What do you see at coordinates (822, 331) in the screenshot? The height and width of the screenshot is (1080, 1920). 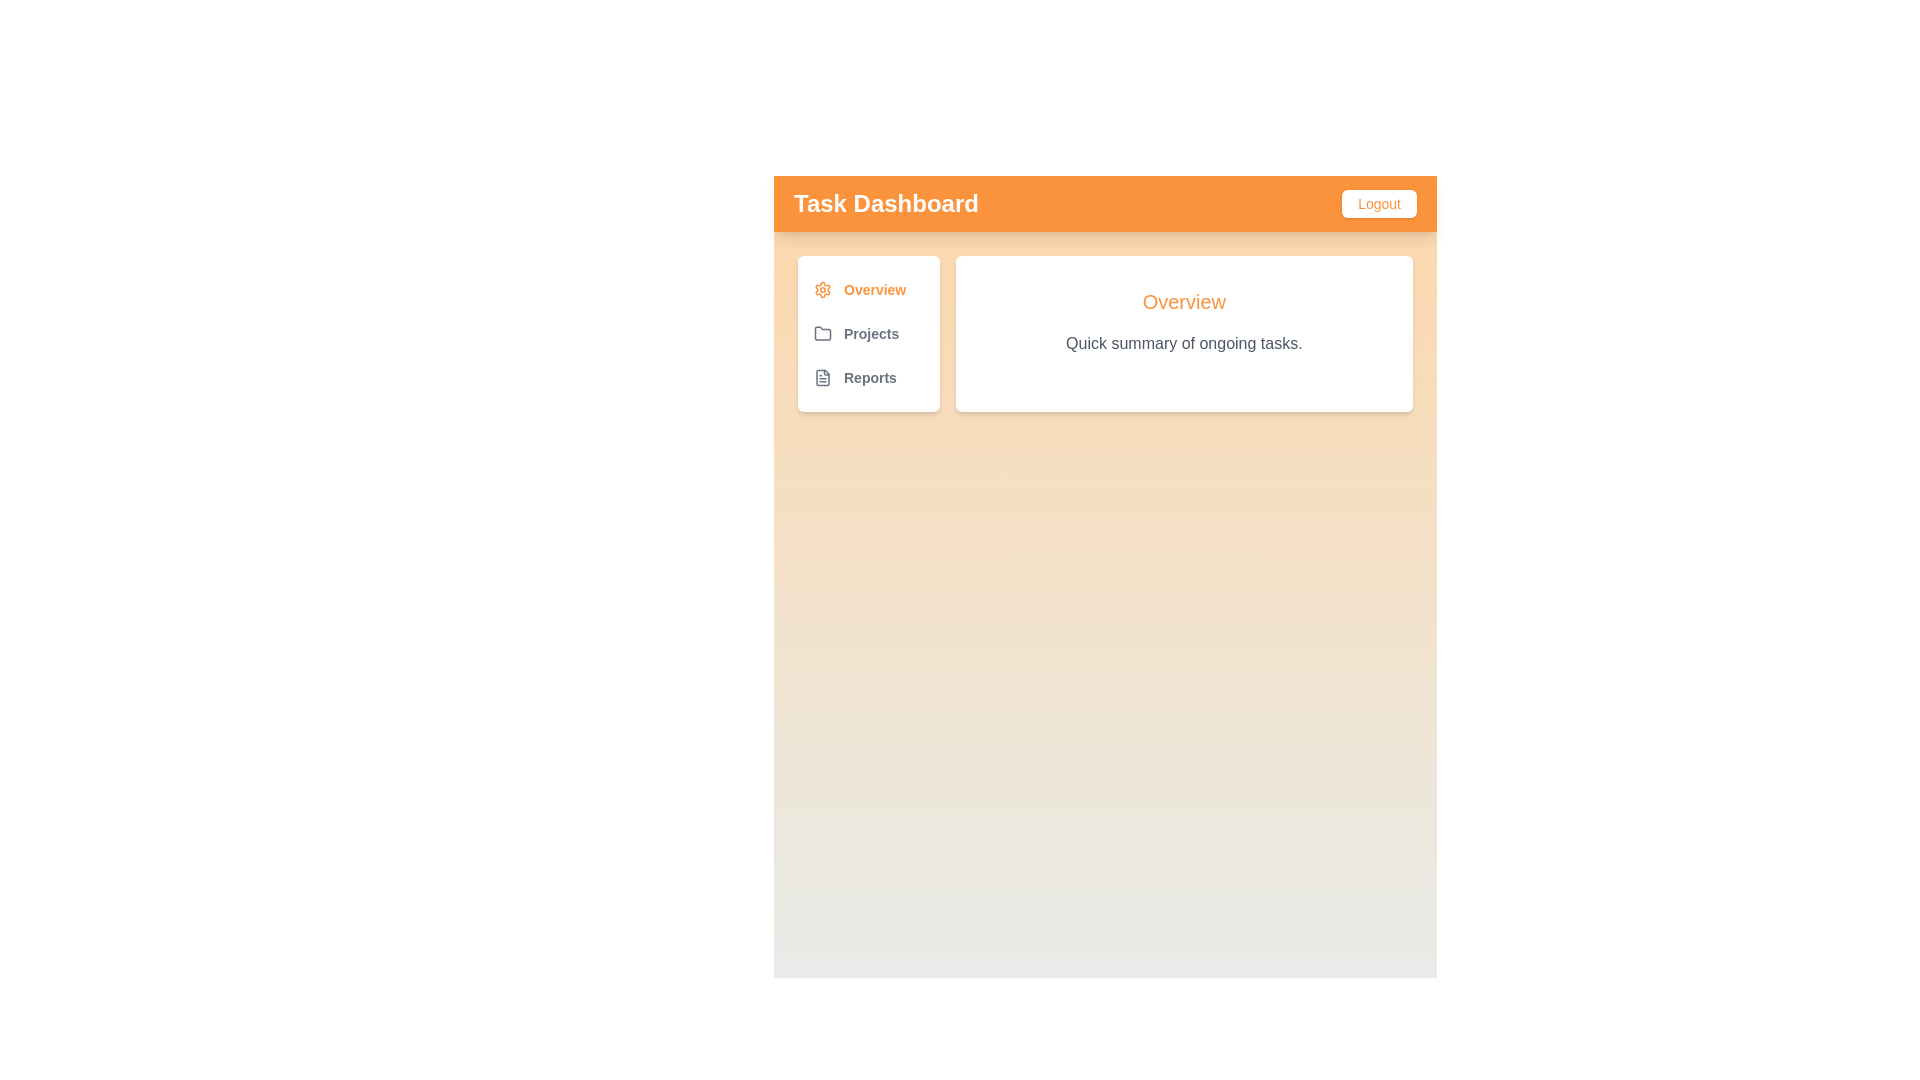 I see `the 'Projects' icon in the sidebar menu, which is the second icon below 'Overview' and above 'Reports'` at bounding box center [822, 331].